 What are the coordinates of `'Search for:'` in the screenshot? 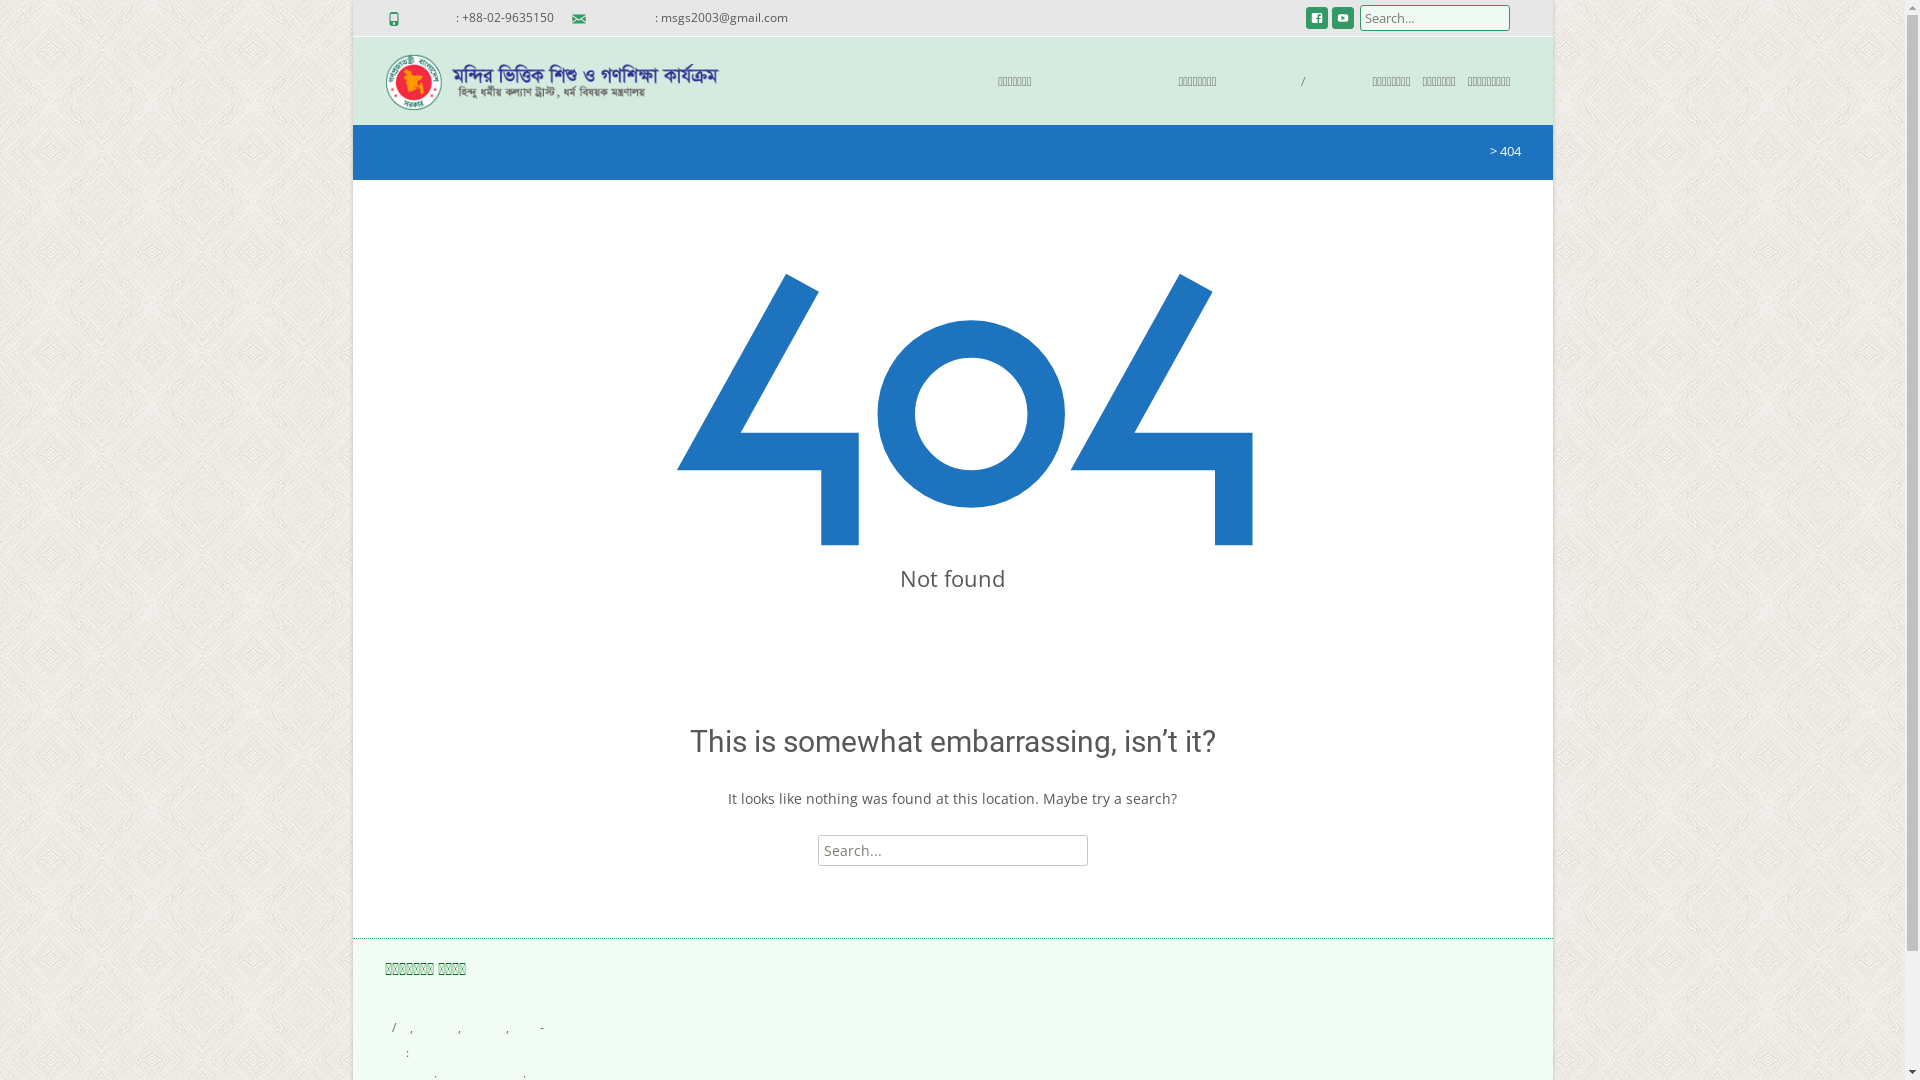 It's located at (1434, 18).